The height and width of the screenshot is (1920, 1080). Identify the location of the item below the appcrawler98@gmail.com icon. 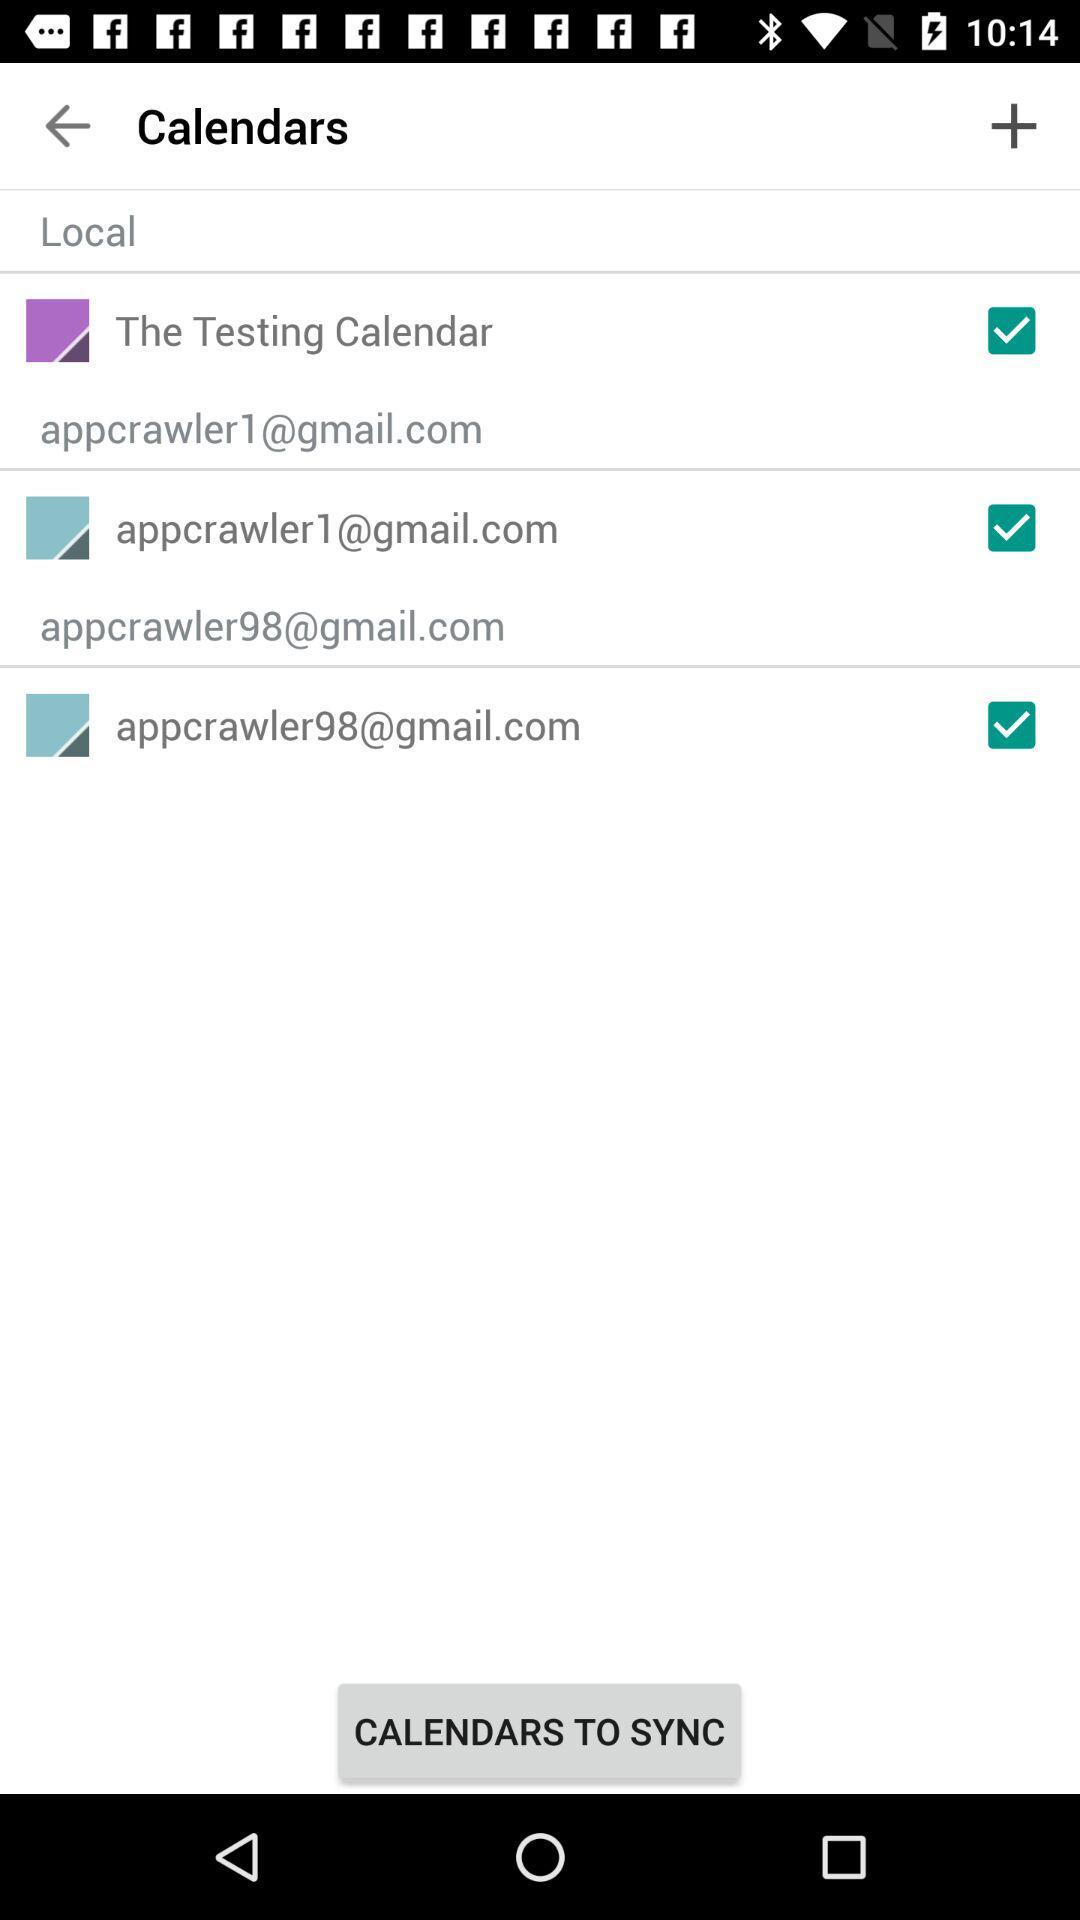
(538, 1730).